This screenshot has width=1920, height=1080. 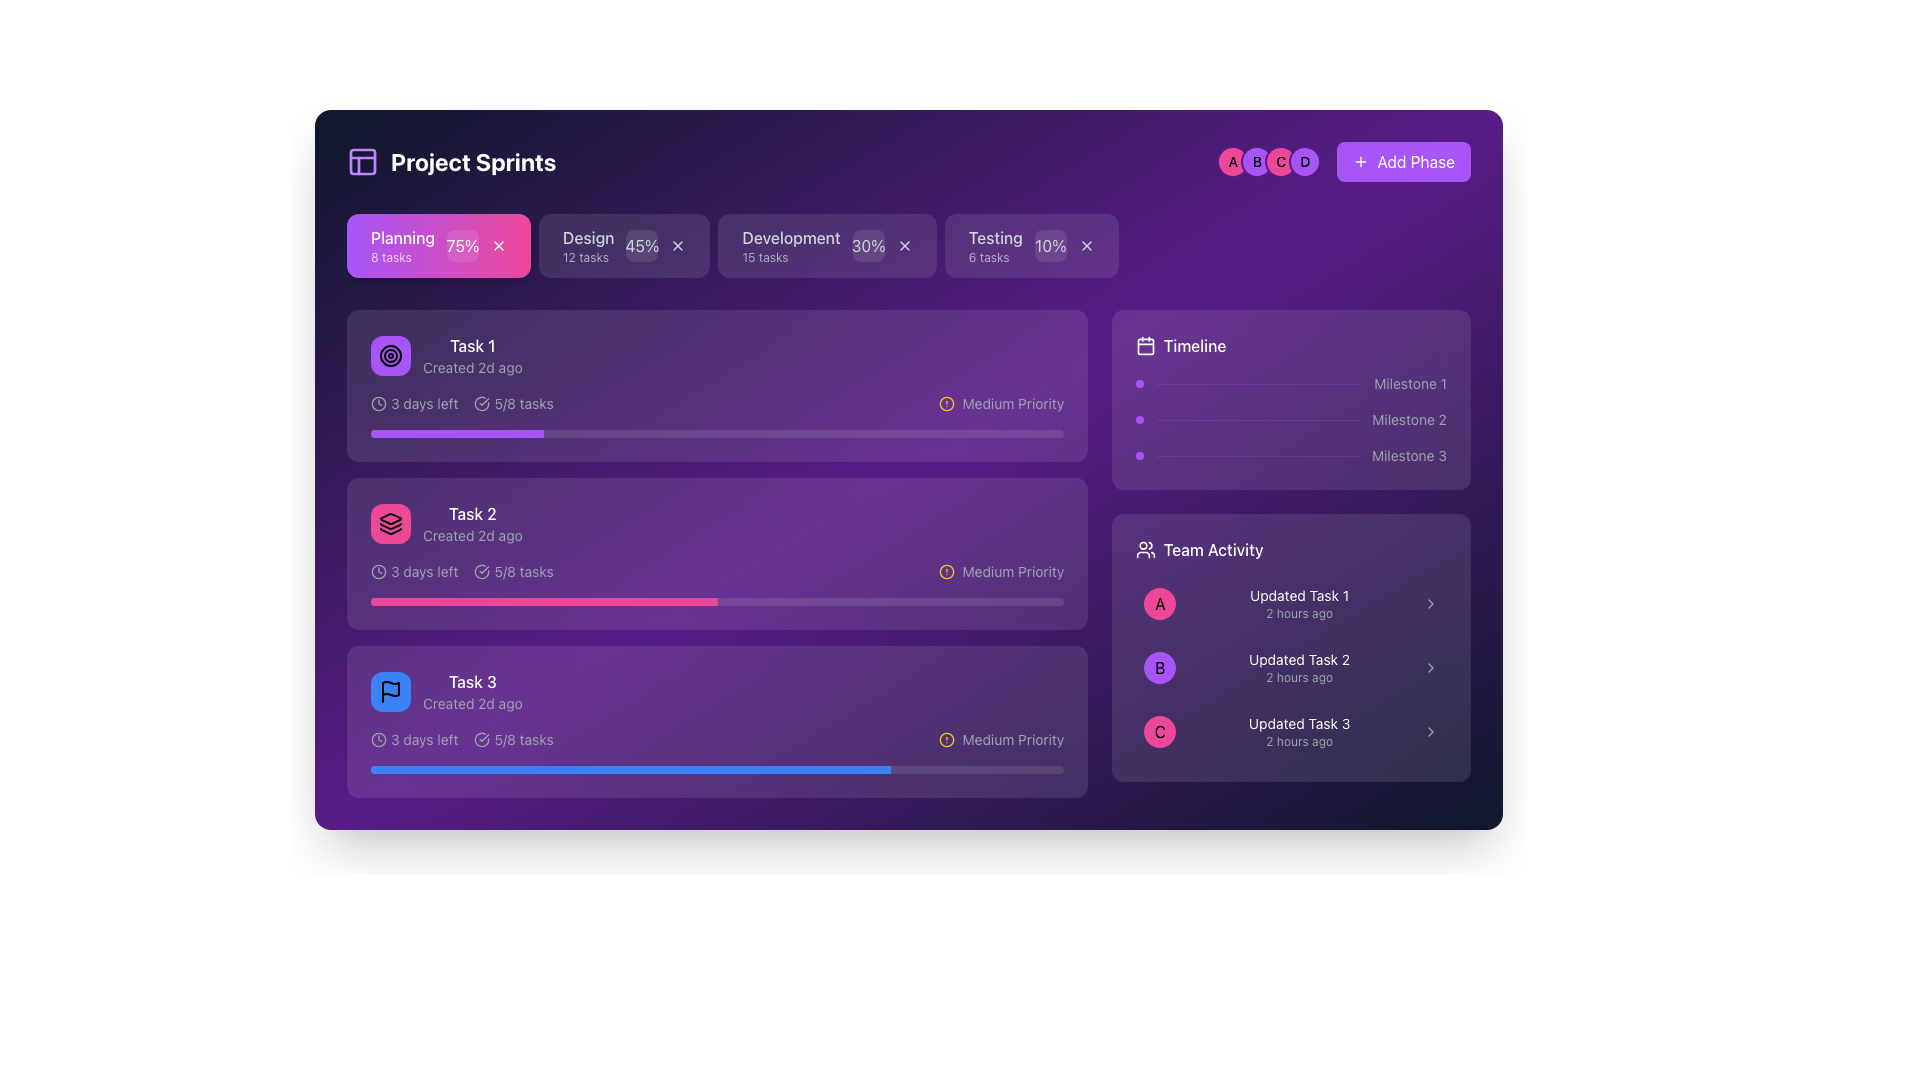 What do you see at coordinates (1299, 595) in the screenshot?
I see `the text label reading 'Updated Task 1', which is styled in white font on a dark purple background, located at the top of the 'Team Activity' section` at bounding box center [1299, 595].